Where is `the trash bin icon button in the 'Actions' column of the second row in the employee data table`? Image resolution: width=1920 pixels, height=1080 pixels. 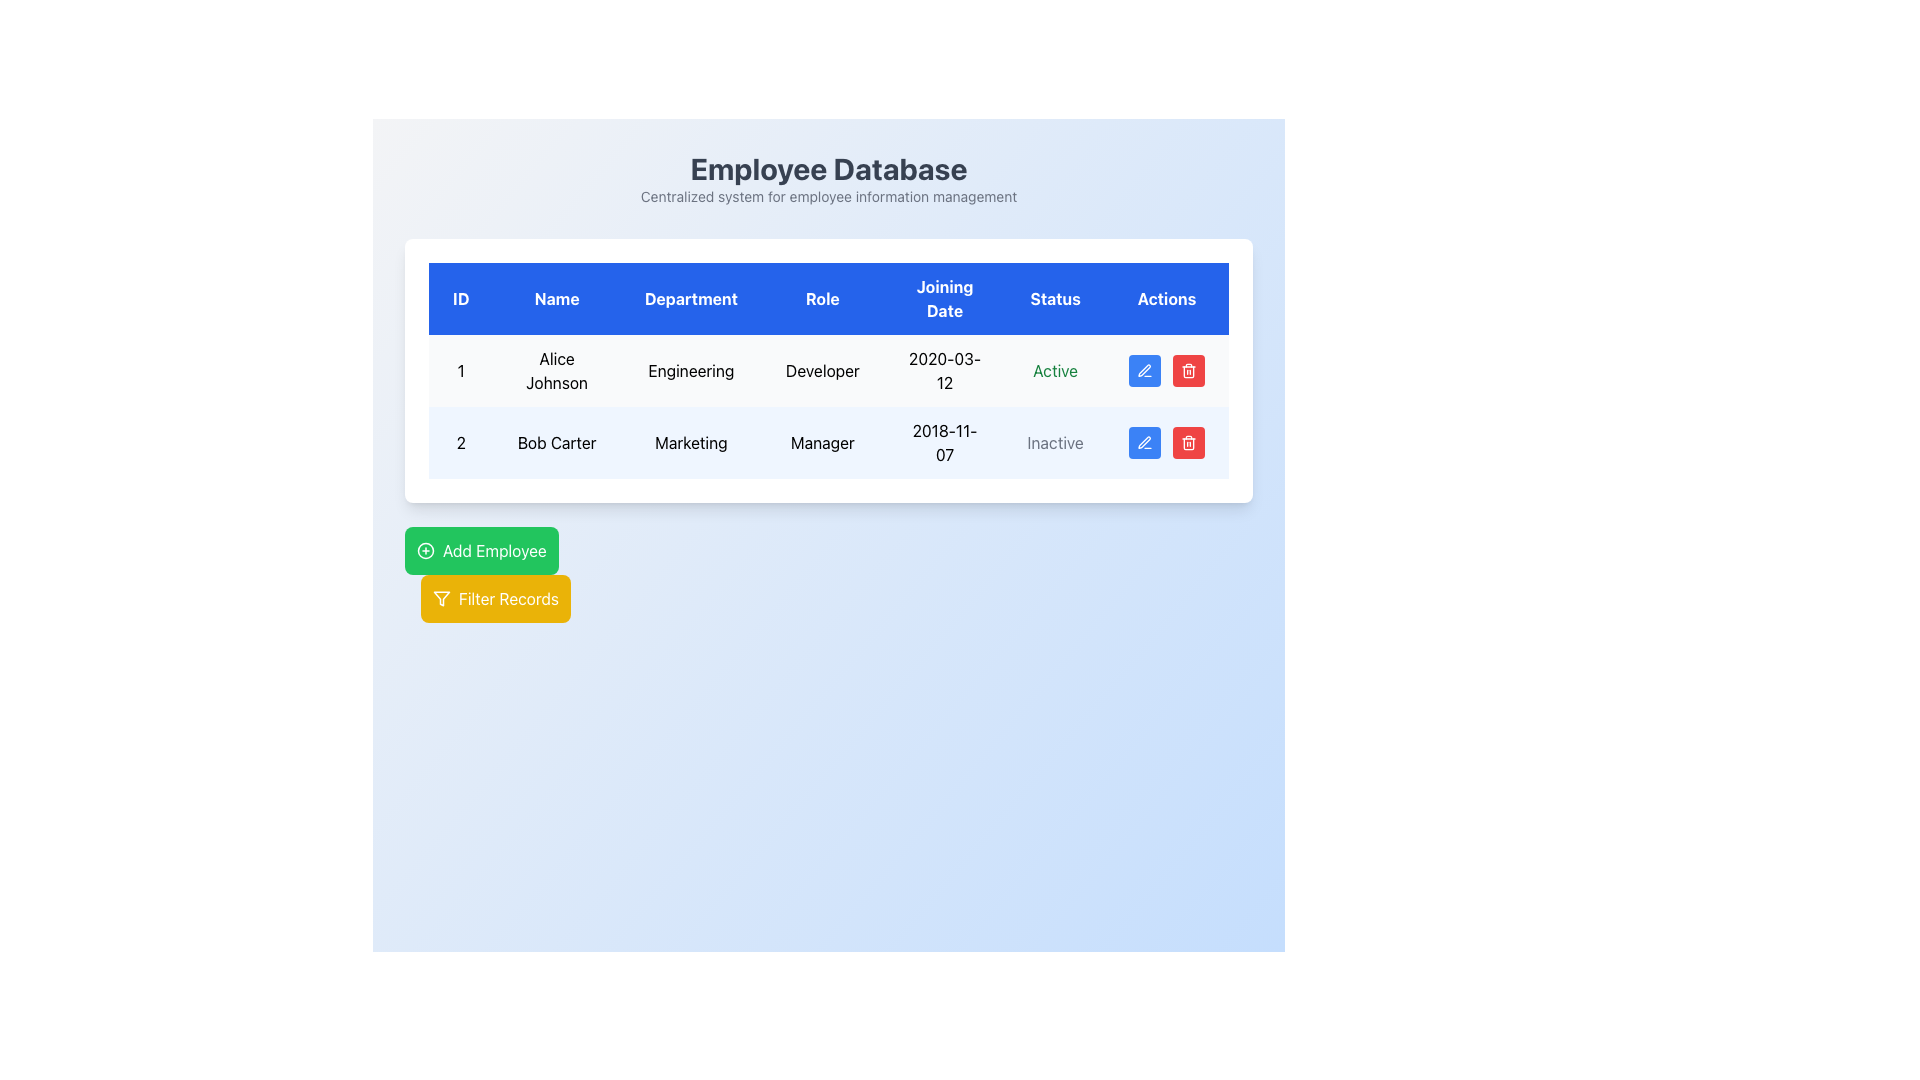 the trash bin icon button in the 'Actions' column of the second row in the employee data table is located at coordinates (1189, 442).